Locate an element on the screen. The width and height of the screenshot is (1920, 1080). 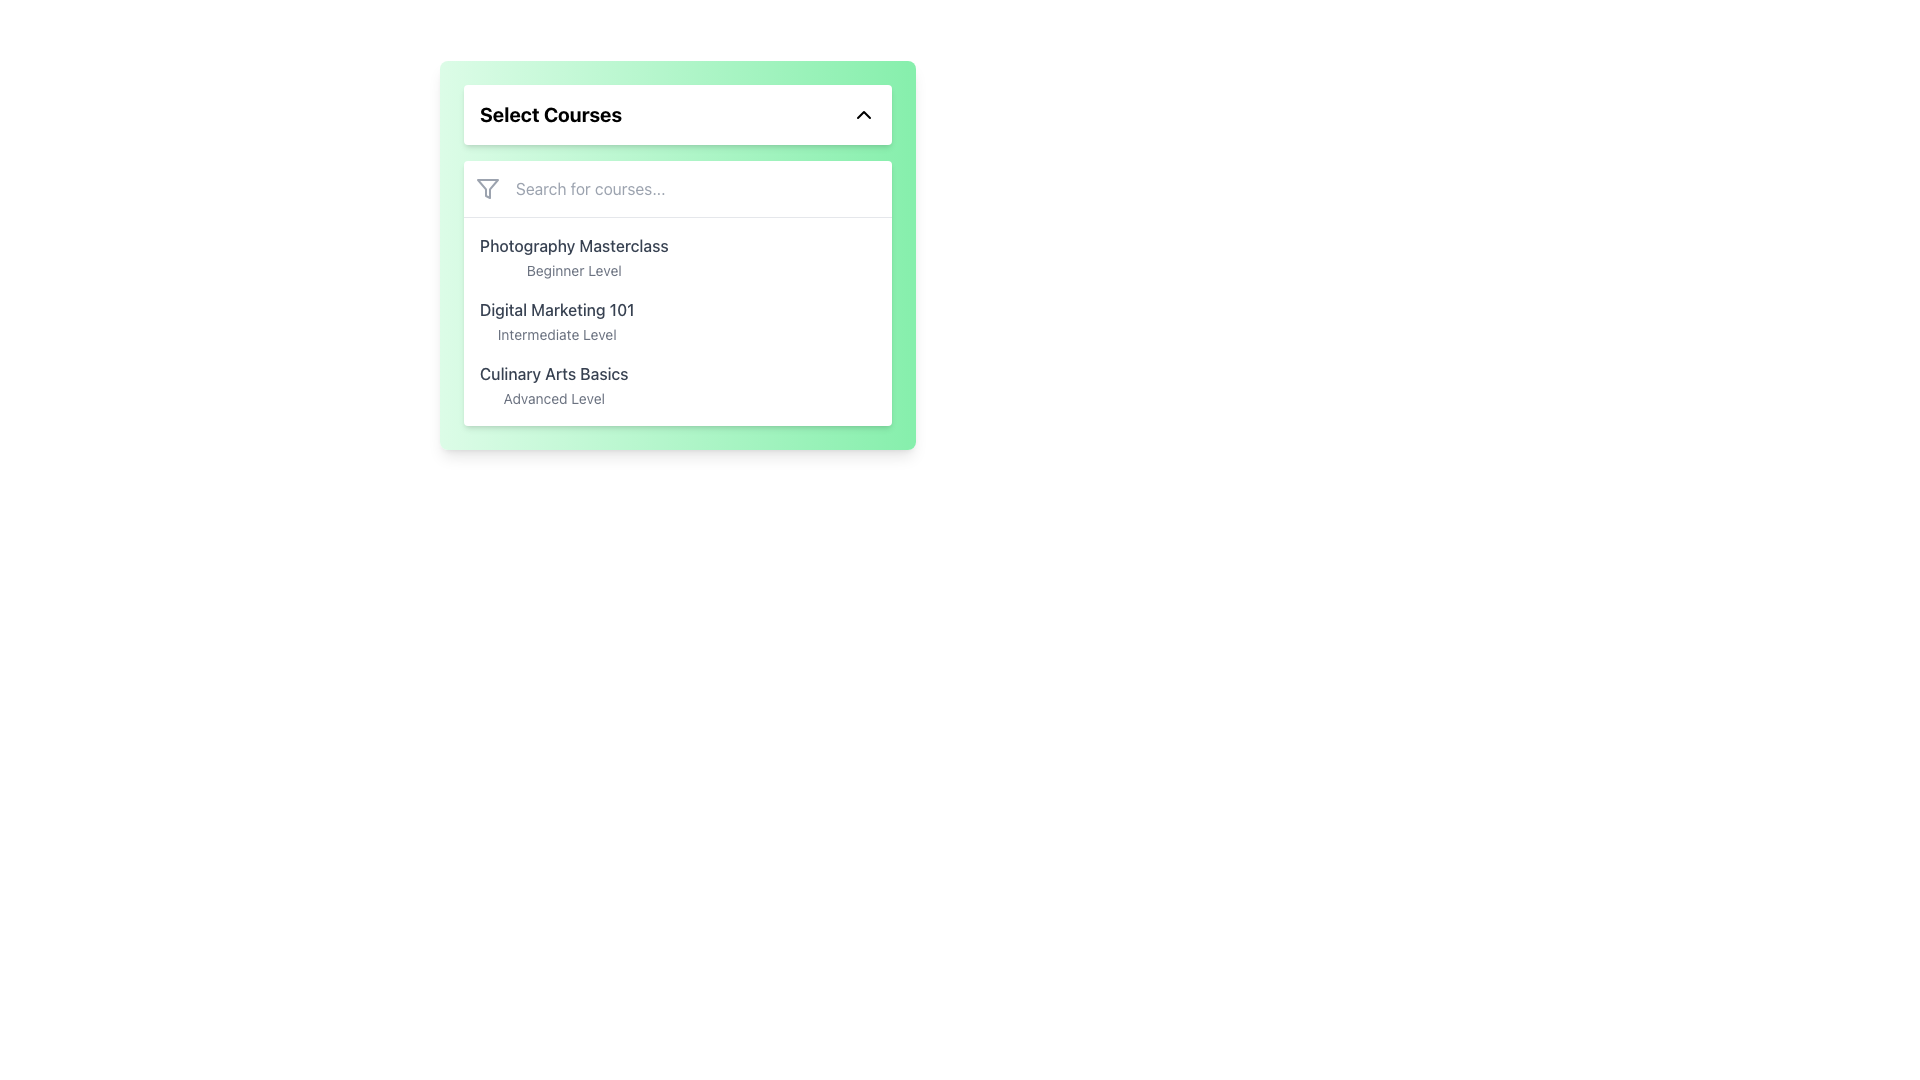
the text label displaying 'Advanced Level', which is styled in a smaller gray font and located under the 'Culinary Arts Basics' title in the dropdown menu under 'Select Courses' is located at coordinates (554, 398).